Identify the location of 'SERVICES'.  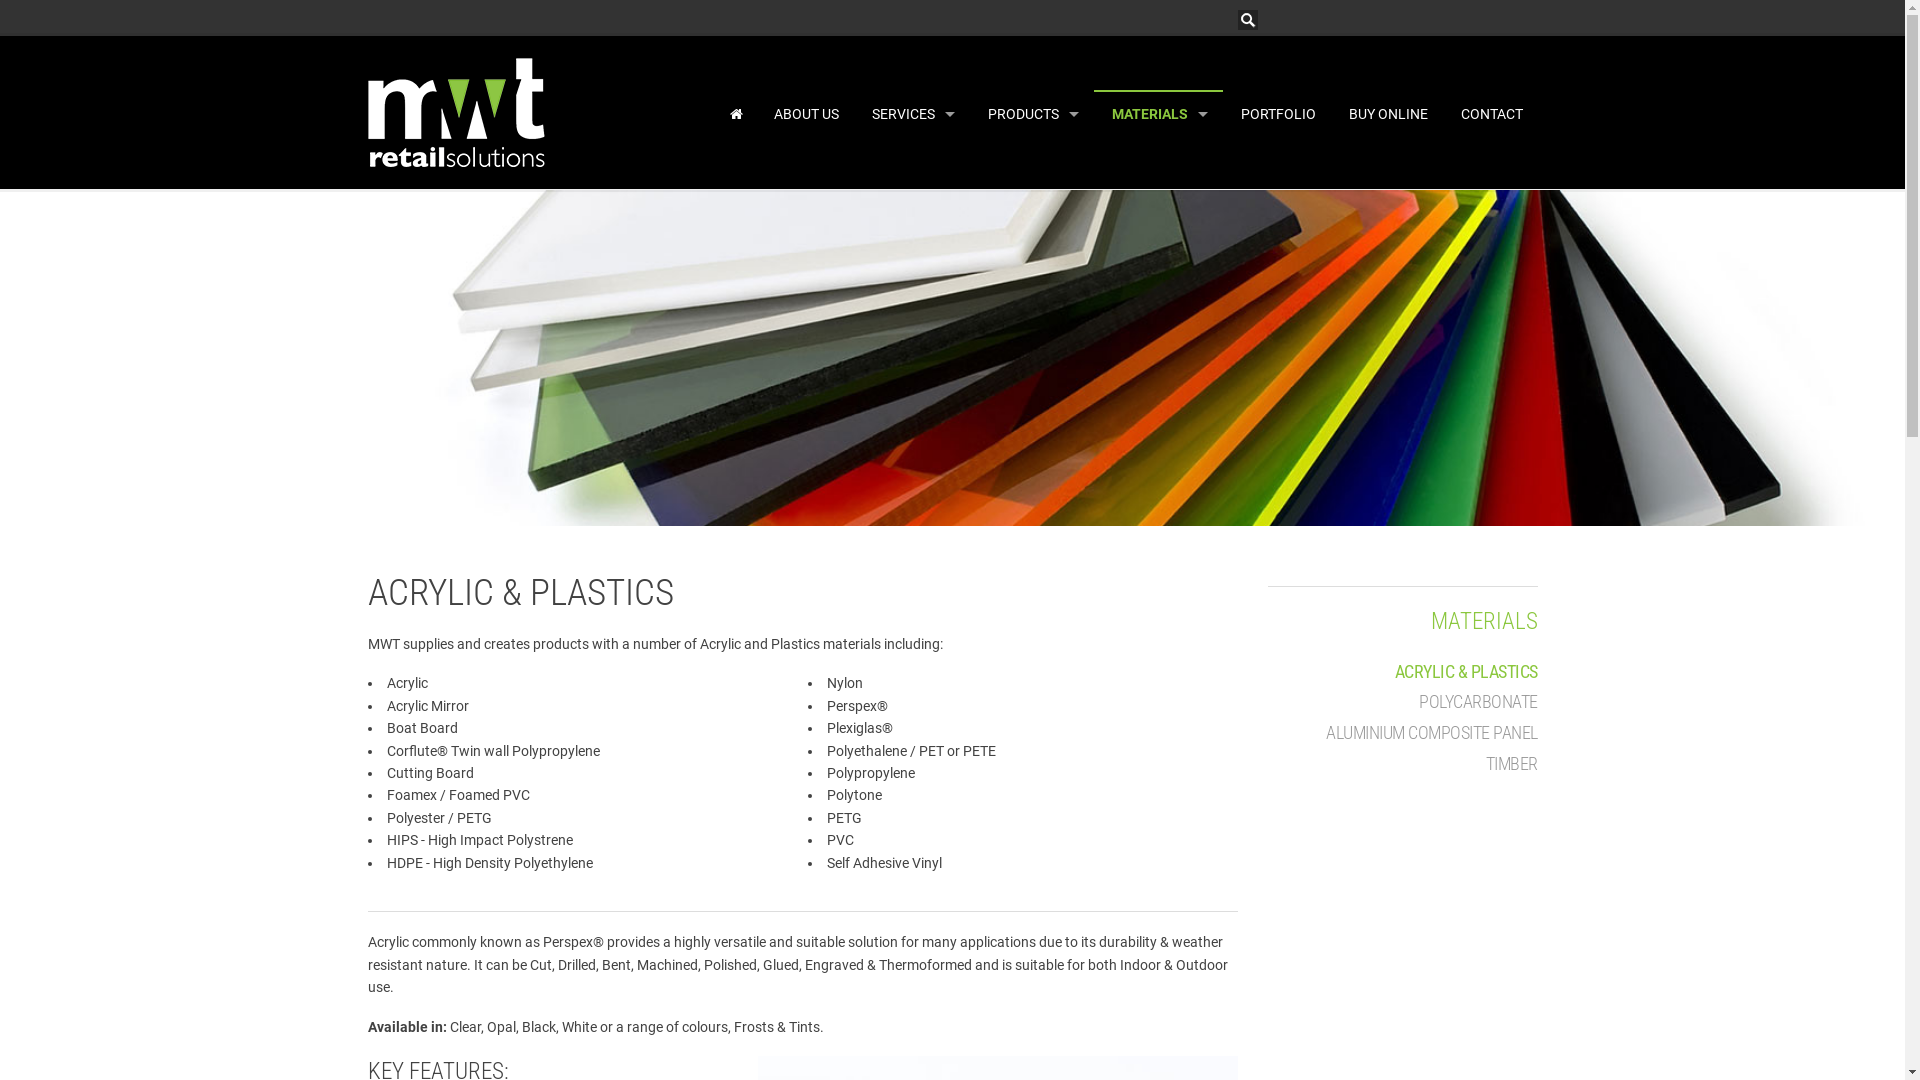
(911, 113).